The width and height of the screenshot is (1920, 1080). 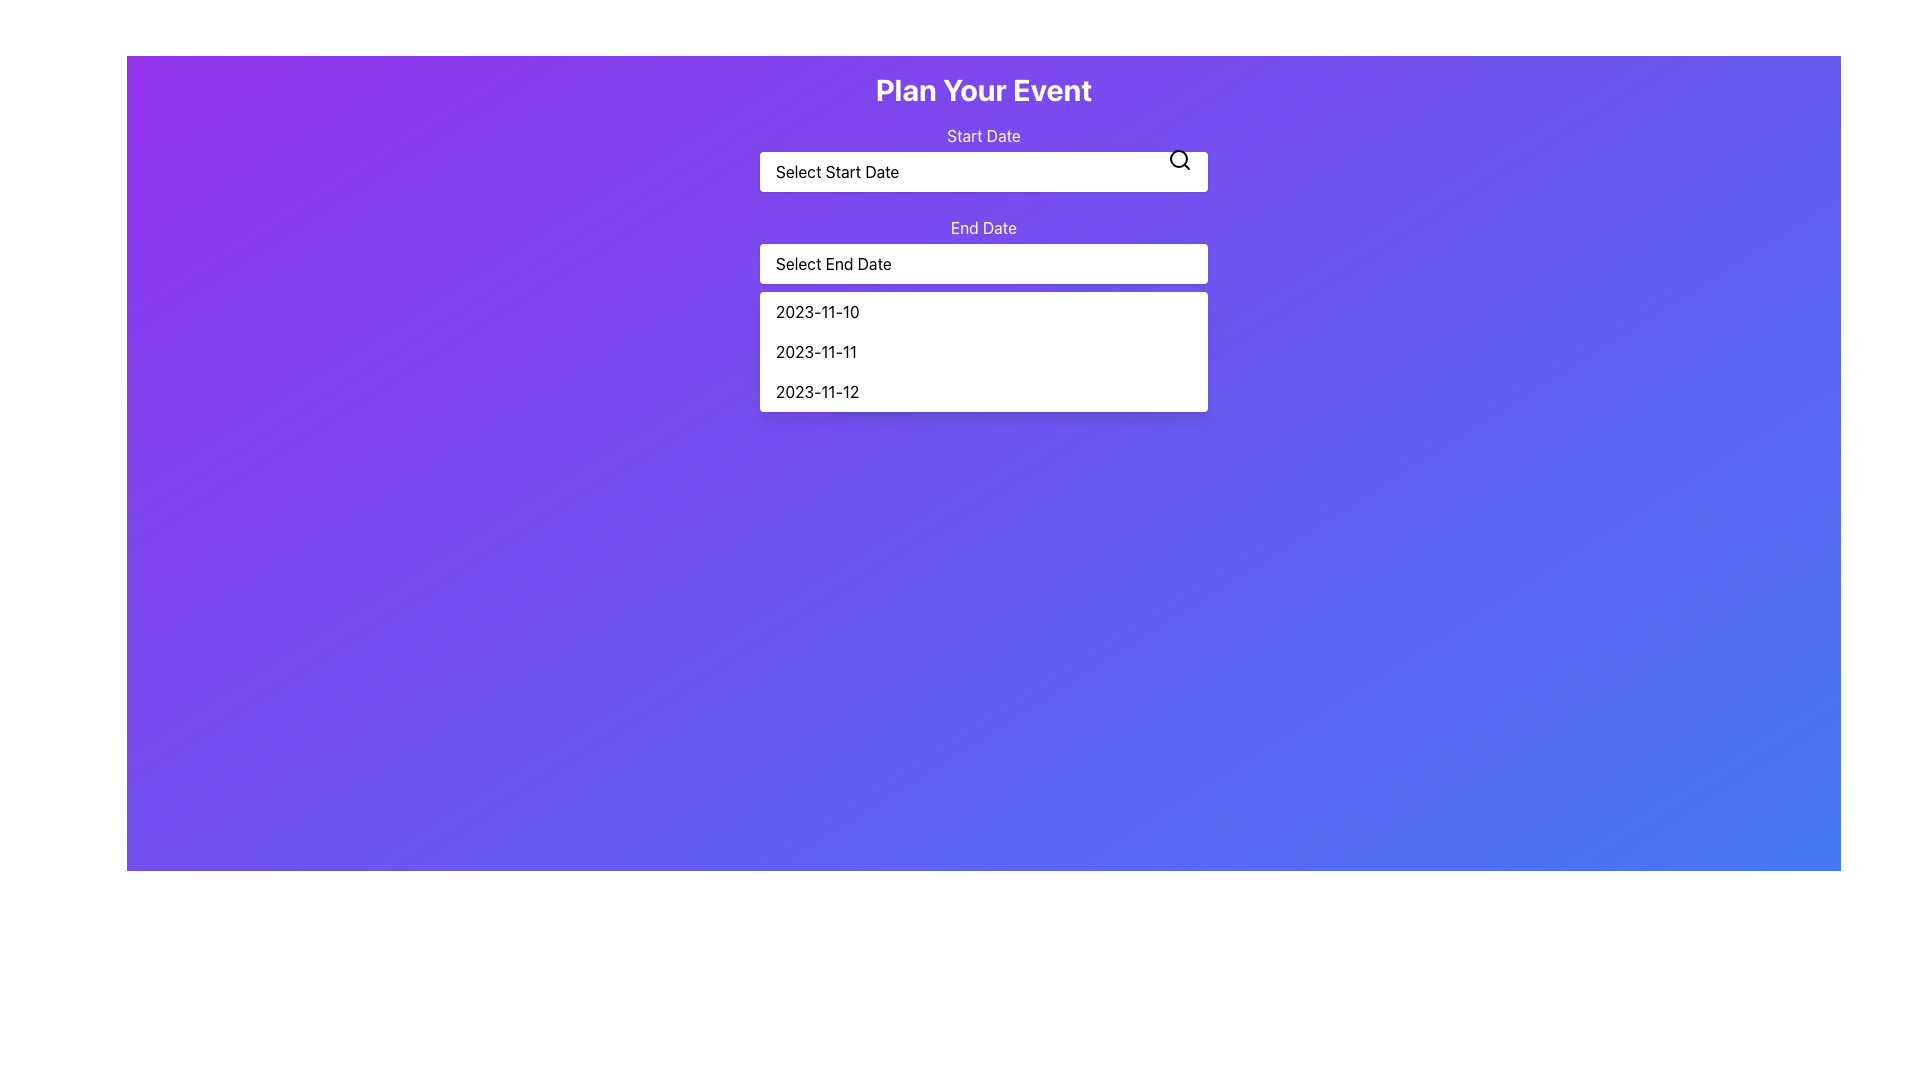 I want to click on the circular outline within the magnifying glass icon located at the top-right corner of the 'Select Start Date' input field, so click(x=1179, y=157).